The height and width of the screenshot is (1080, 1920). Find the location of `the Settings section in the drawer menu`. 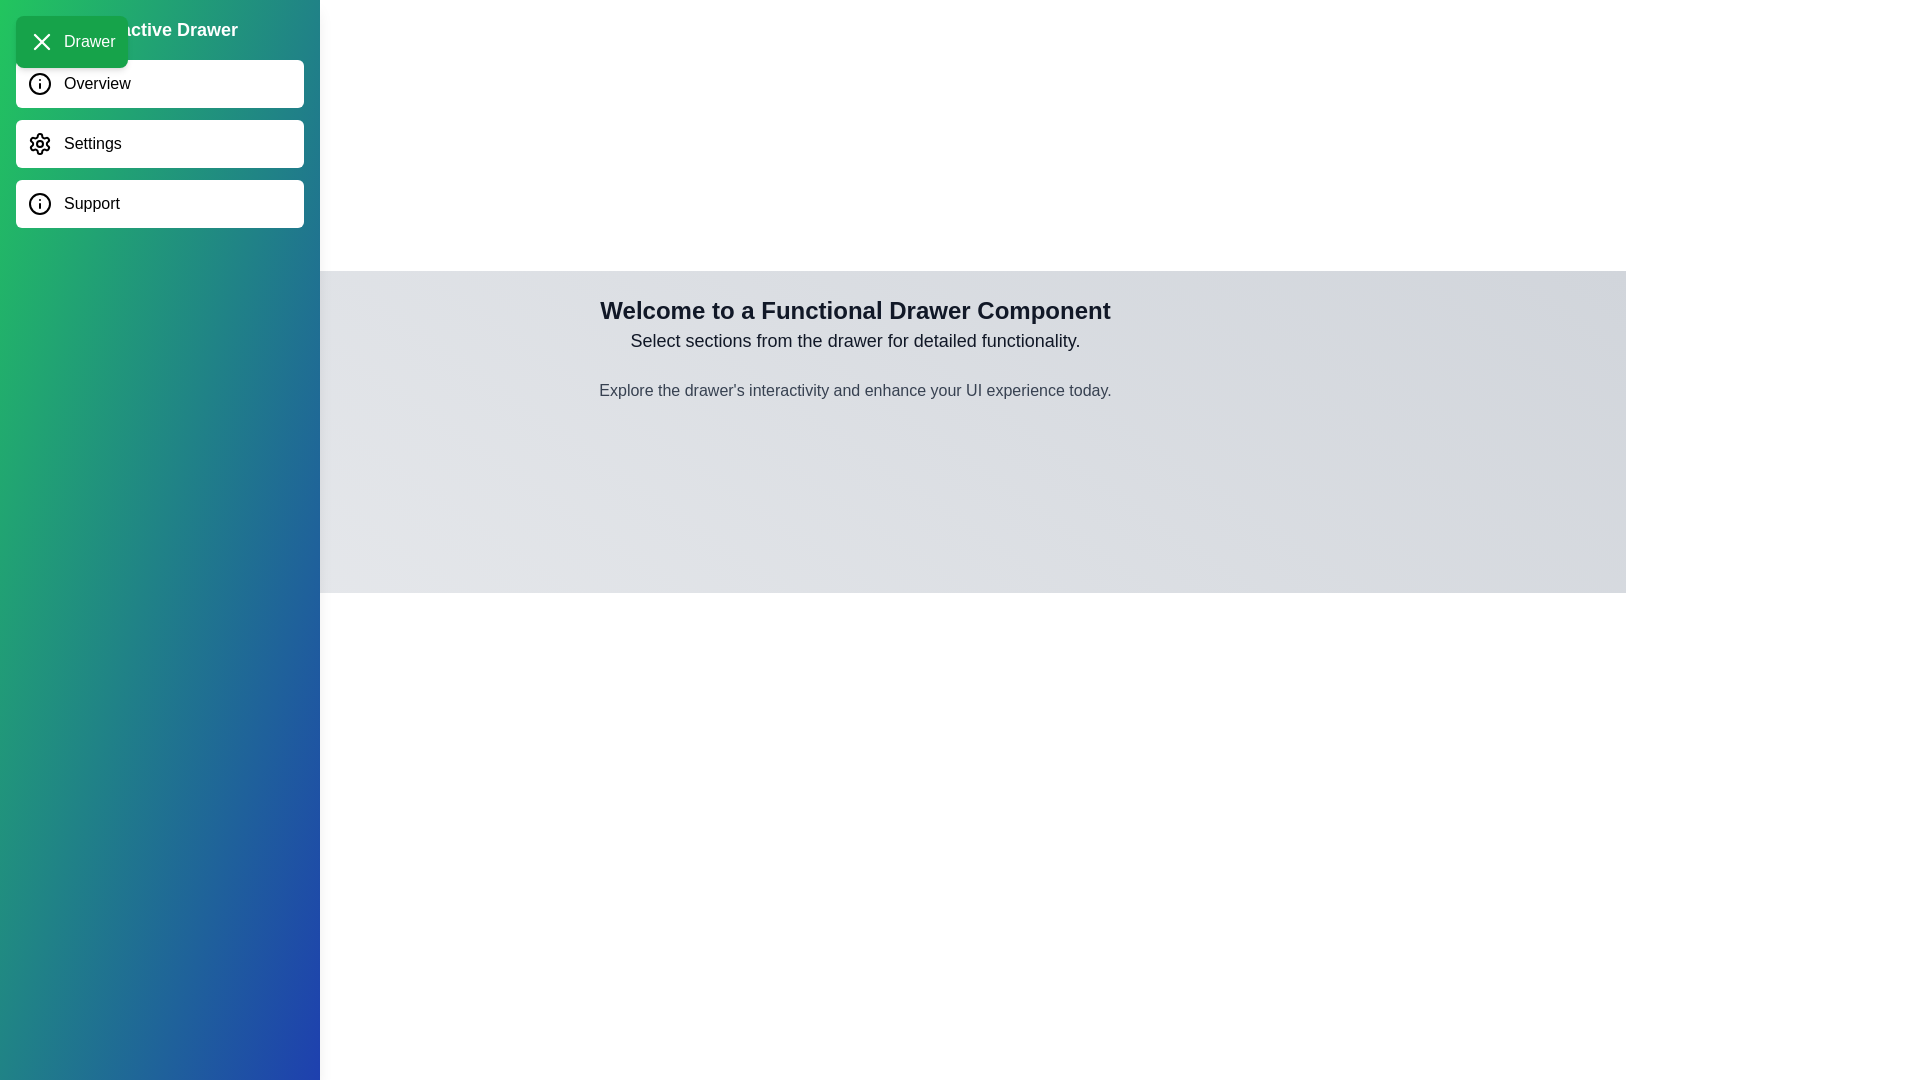

the Settings section in the drawer menu is located at coordinates (158, 142).